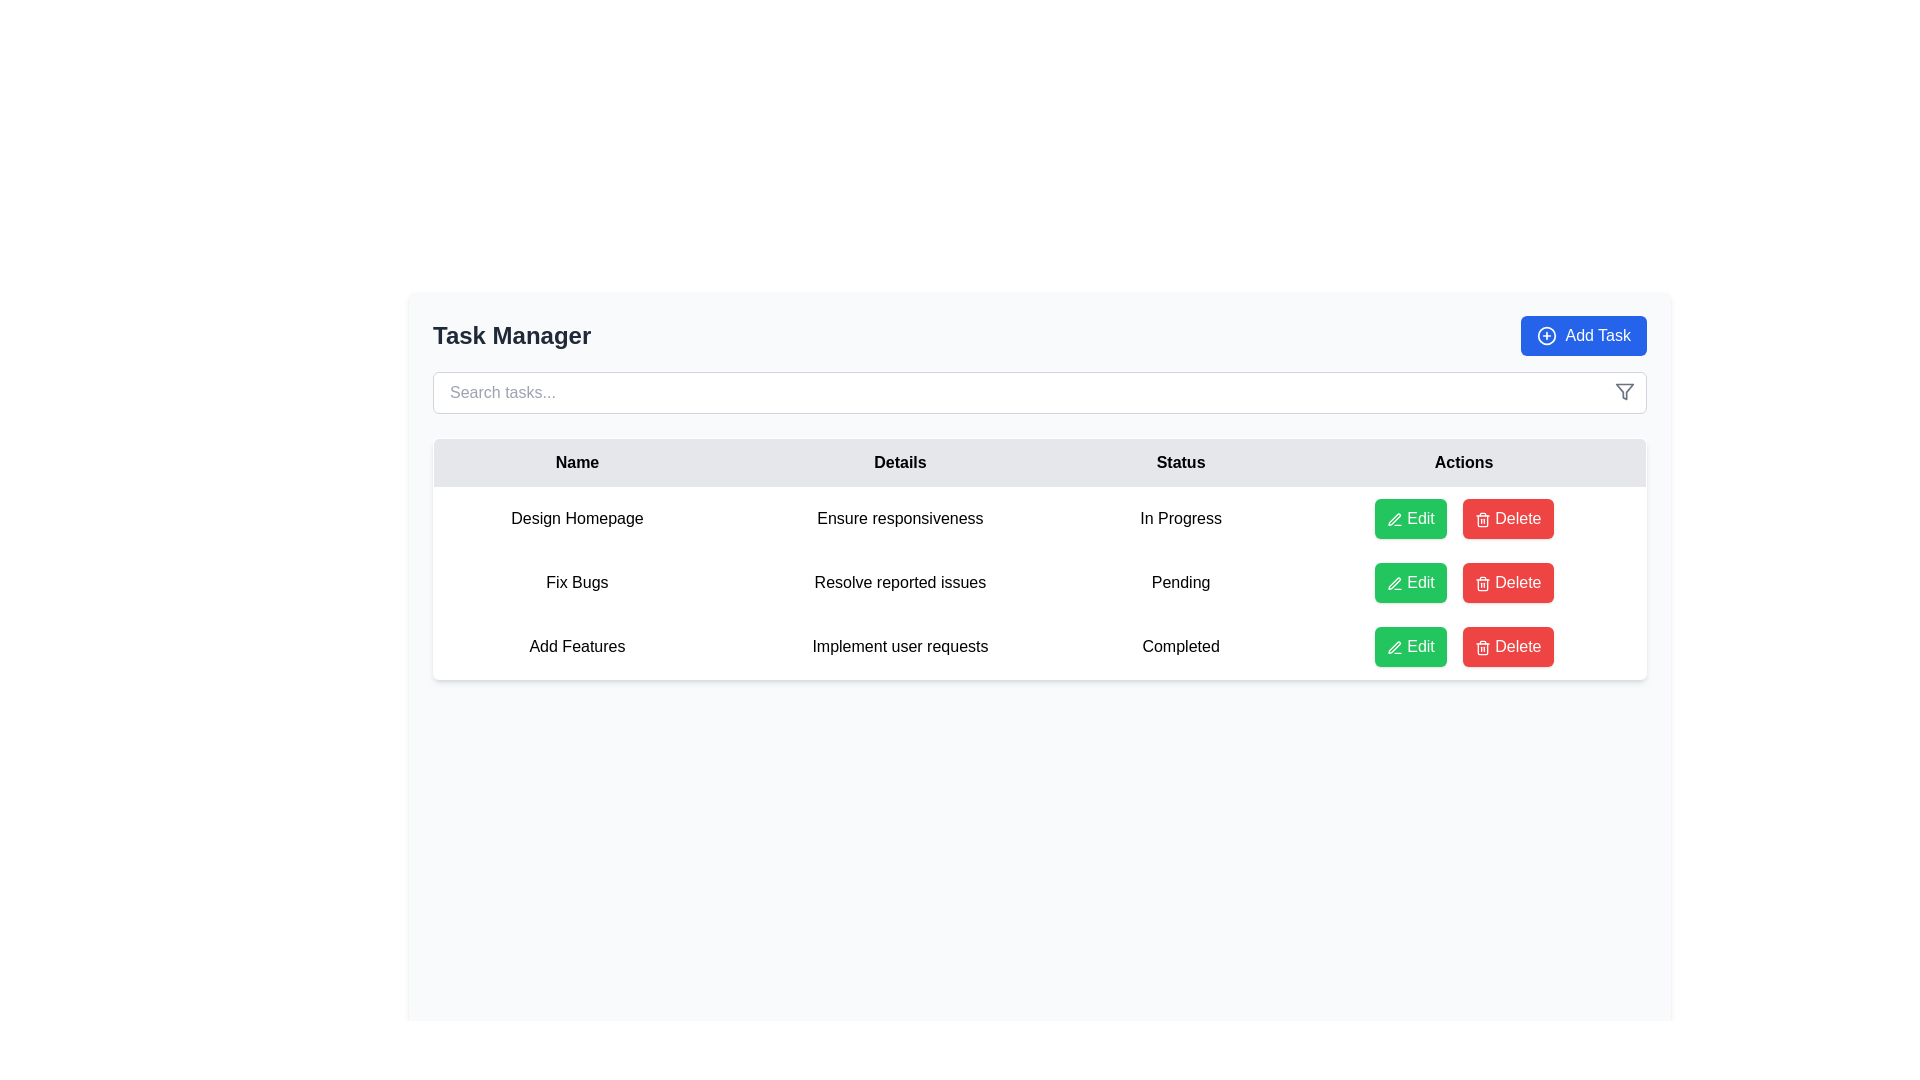 Image resolution: width=1920 pixels, height=1080 pixels. I want to click on the static label reading 'Completed' in the 'Status' column of the third row, which describes the 'Add Features' task, so click(1181, 647).